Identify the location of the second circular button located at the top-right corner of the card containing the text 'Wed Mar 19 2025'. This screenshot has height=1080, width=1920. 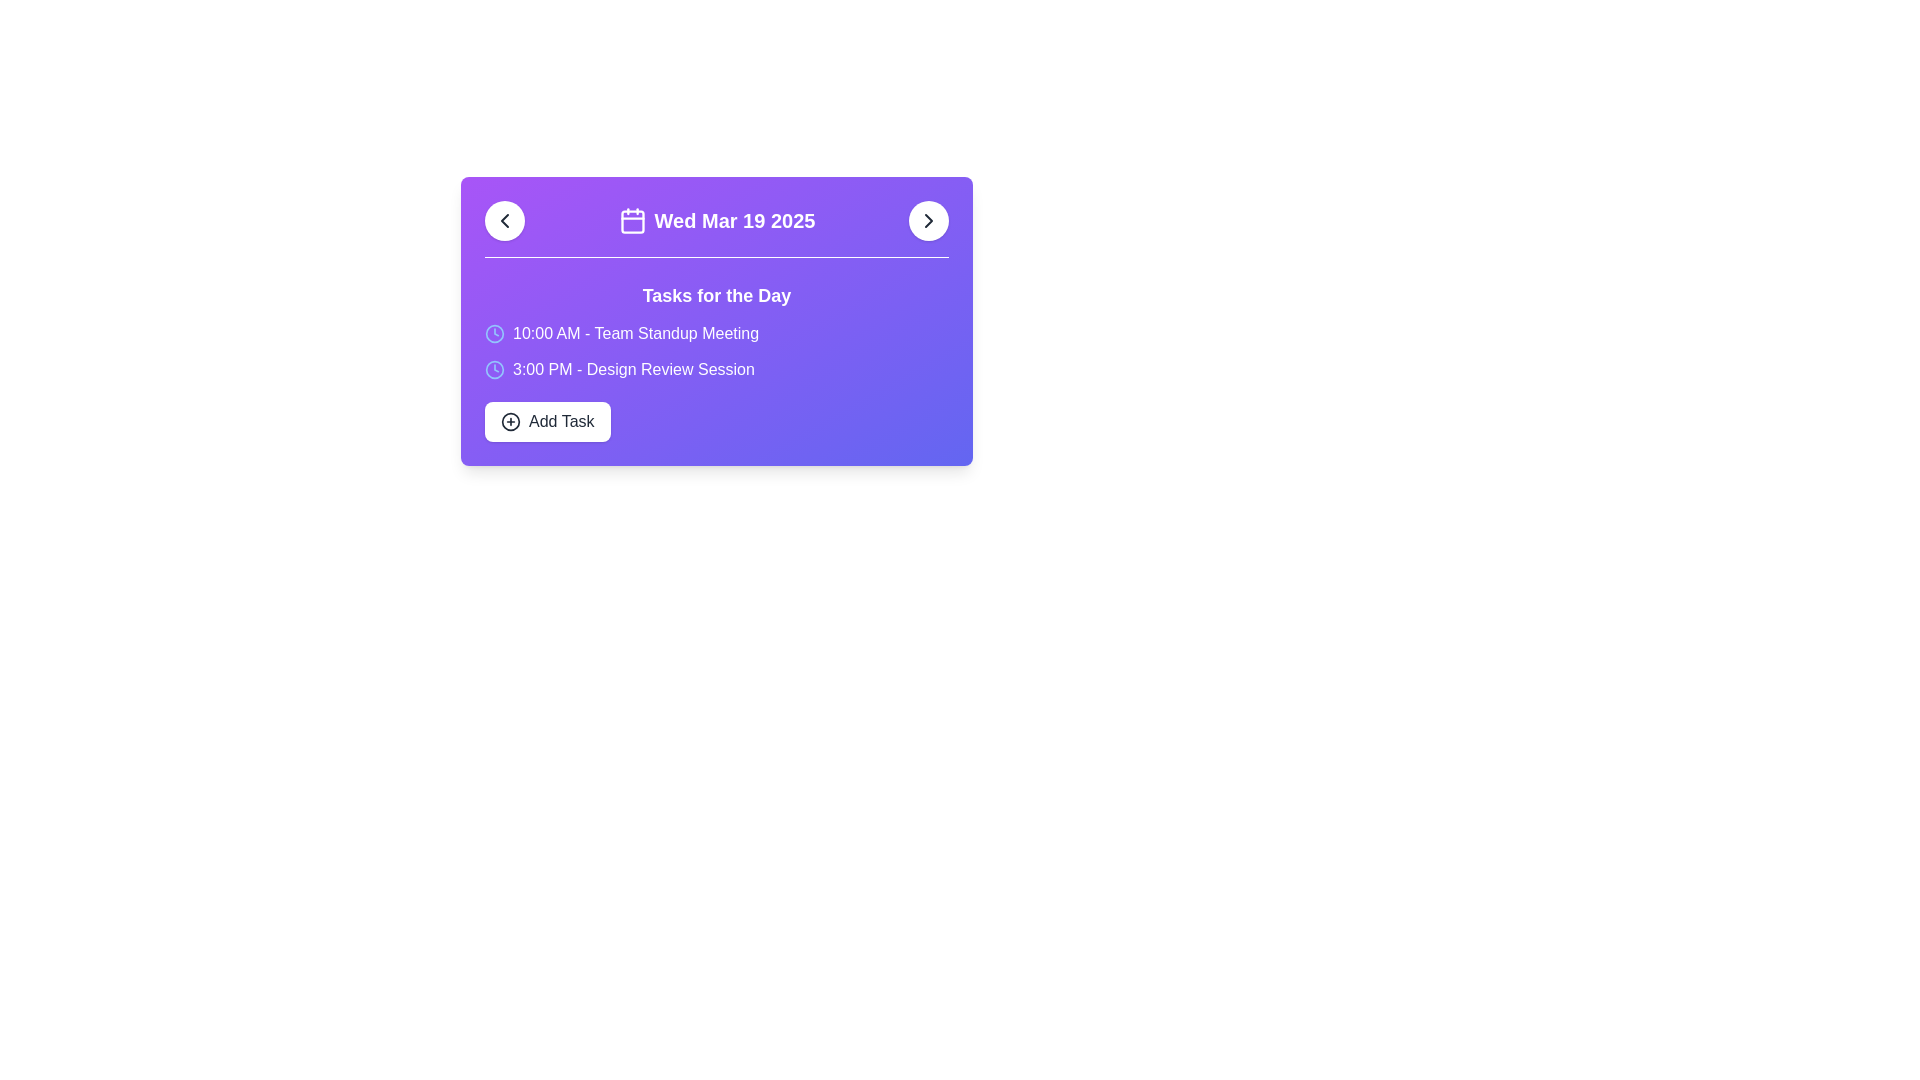
(928, 220).